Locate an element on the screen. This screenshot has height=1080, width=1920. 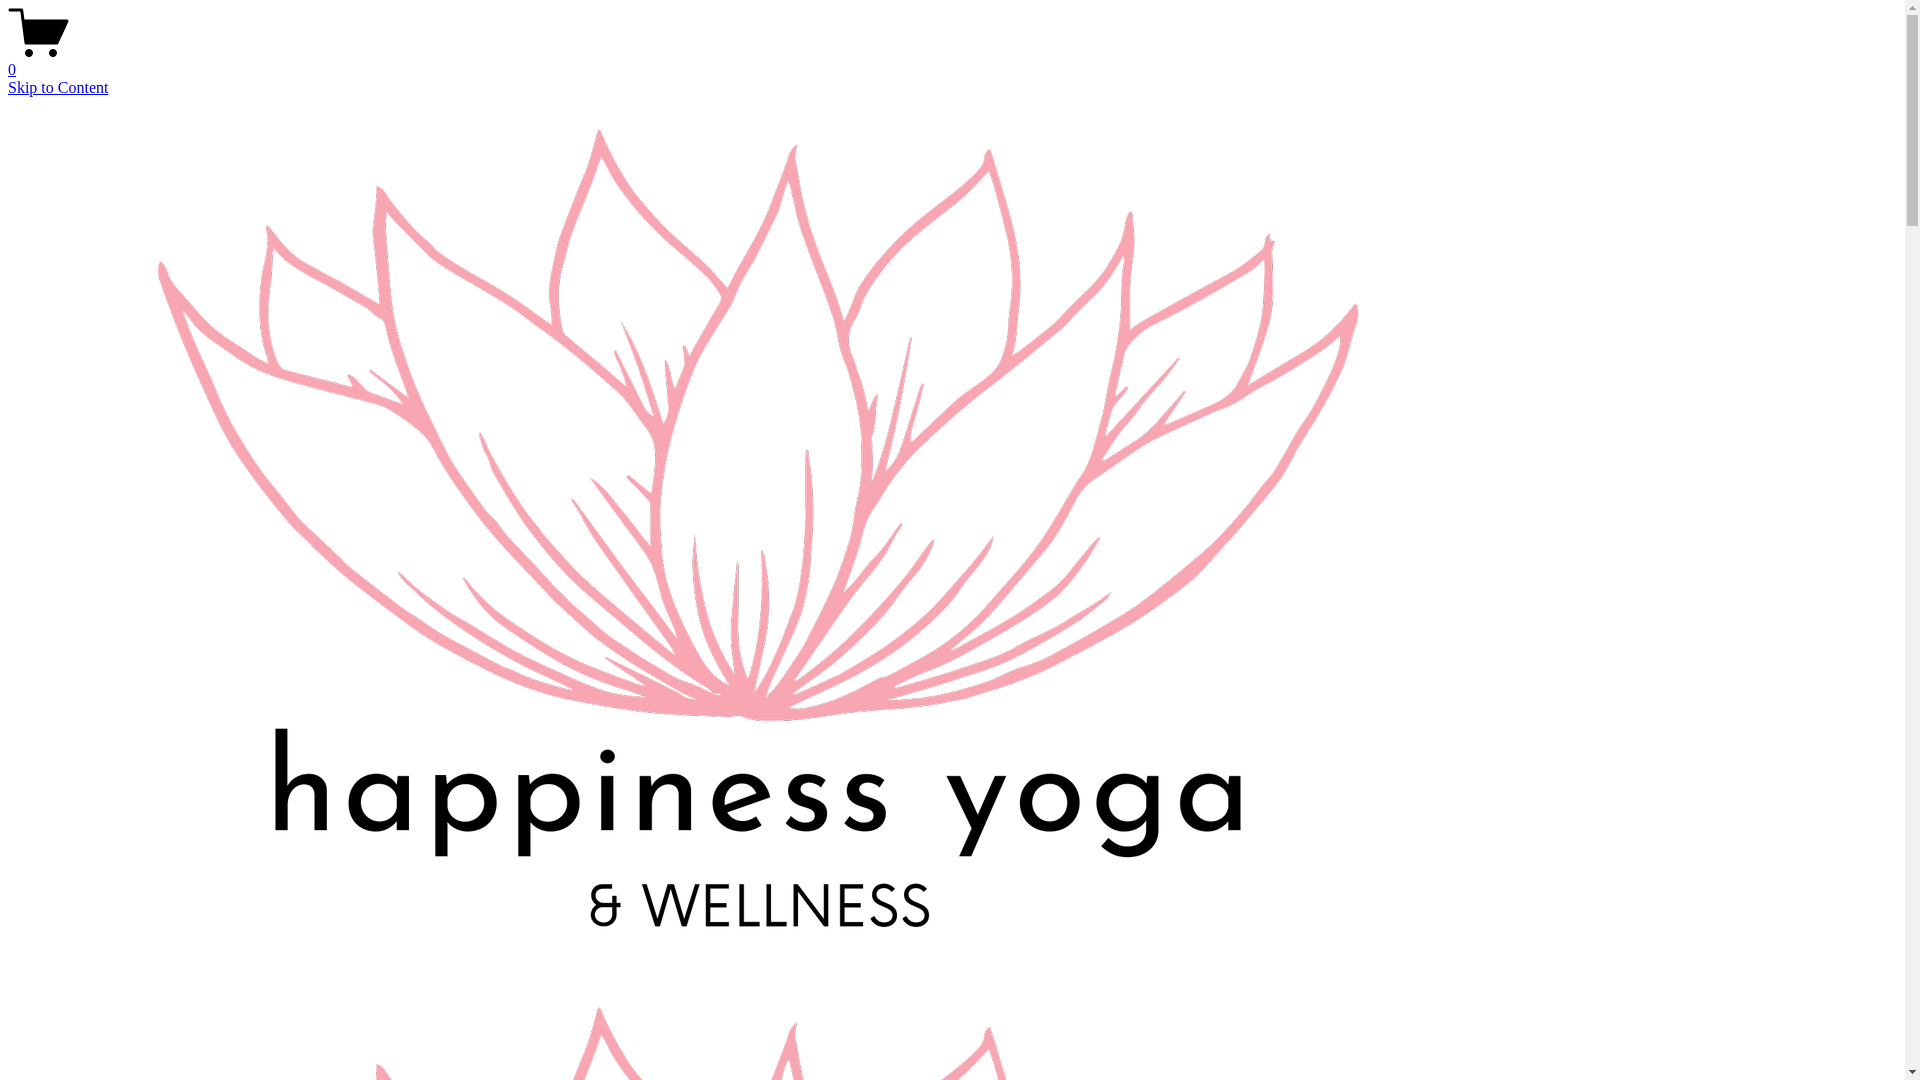
'0' is located at coordinates (8, 60).